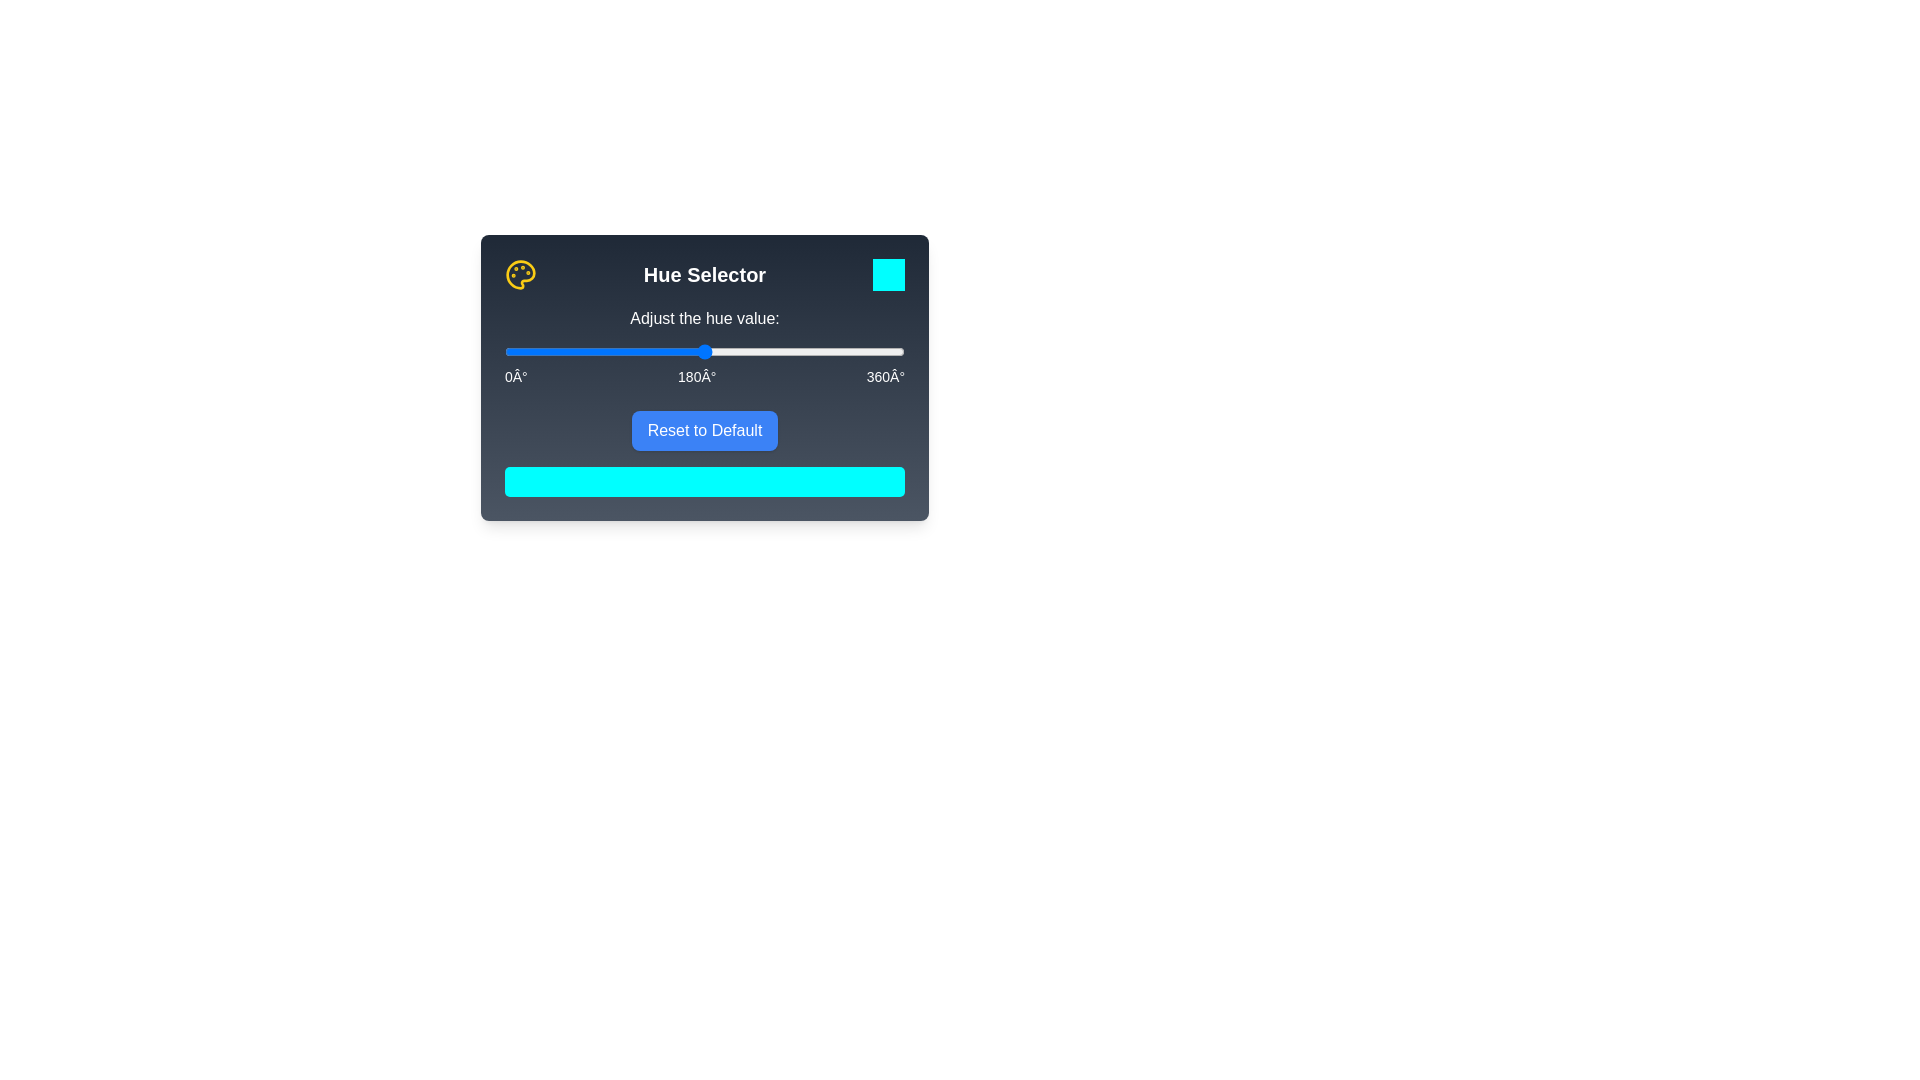  I want to click on the hue slider to 146°, so click(667, 350).